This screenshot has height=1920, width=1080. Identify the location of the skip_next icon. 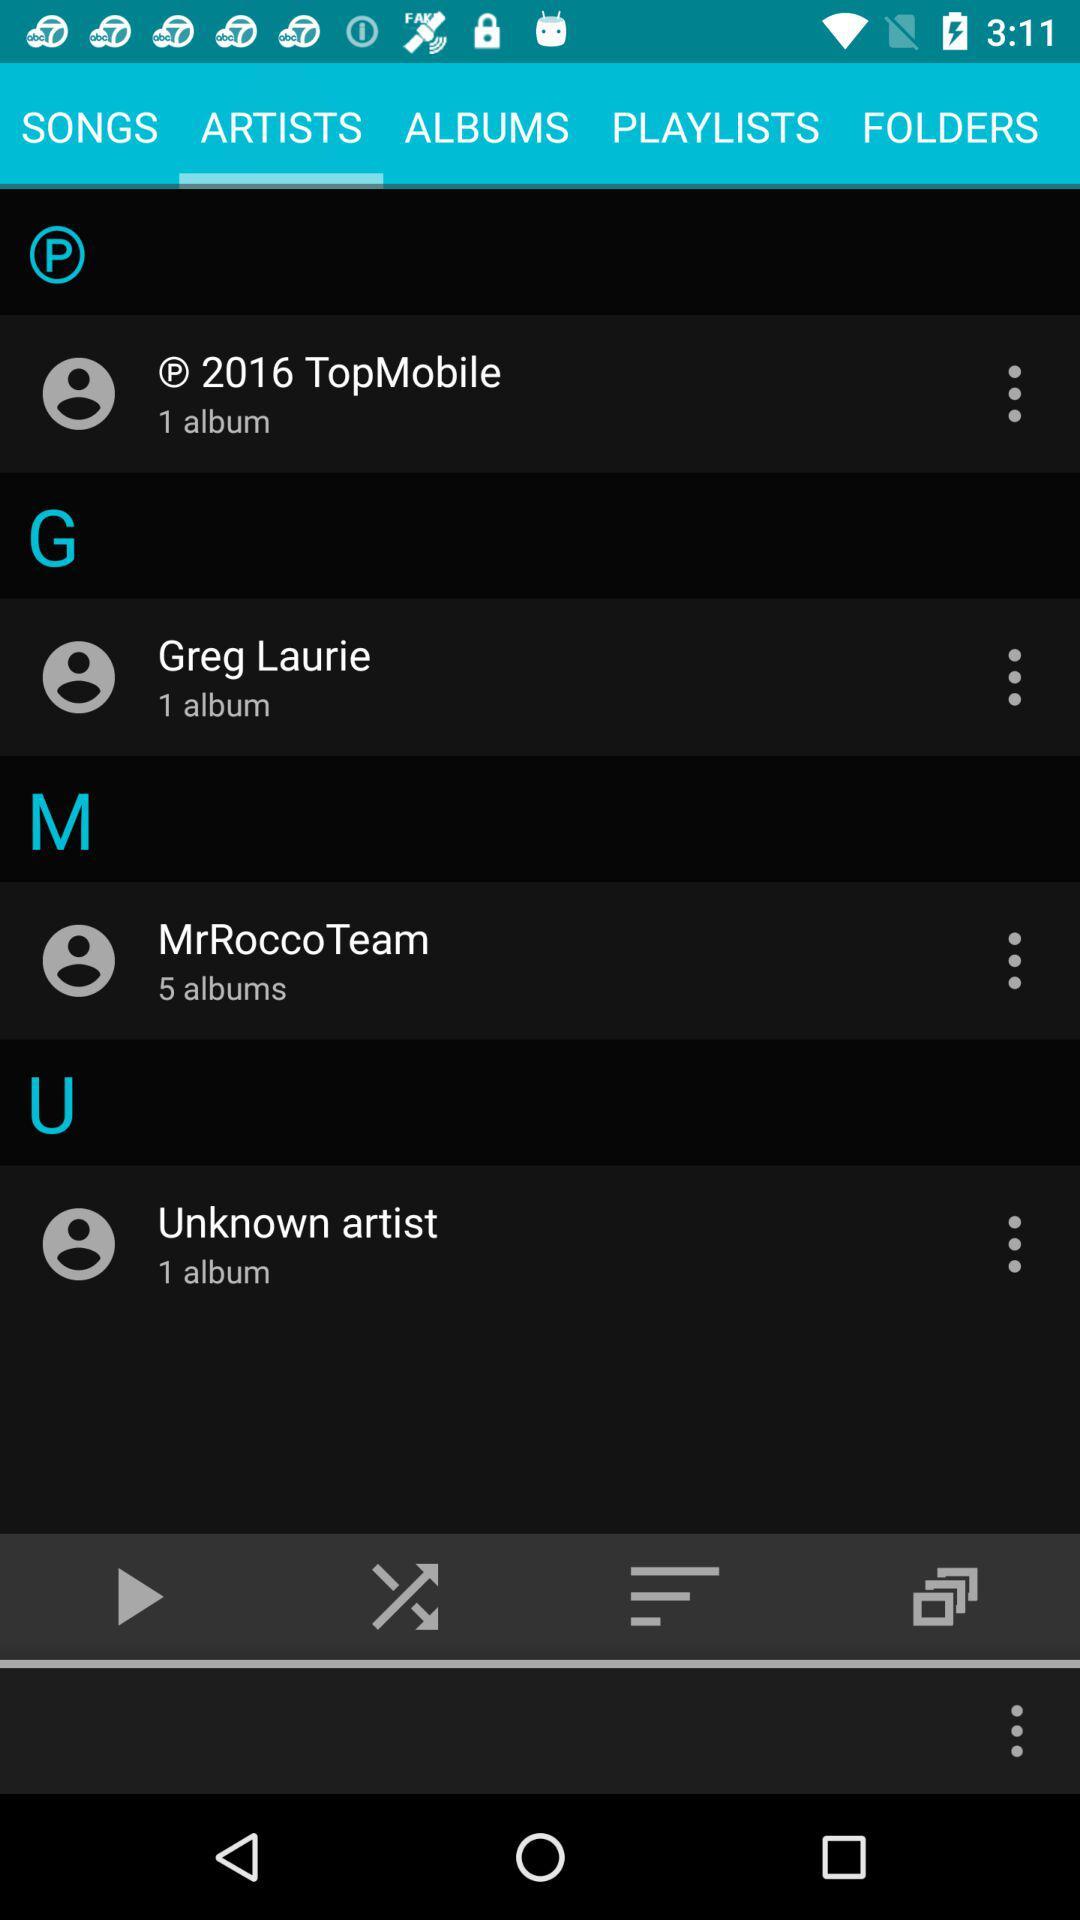
(405, 1595).